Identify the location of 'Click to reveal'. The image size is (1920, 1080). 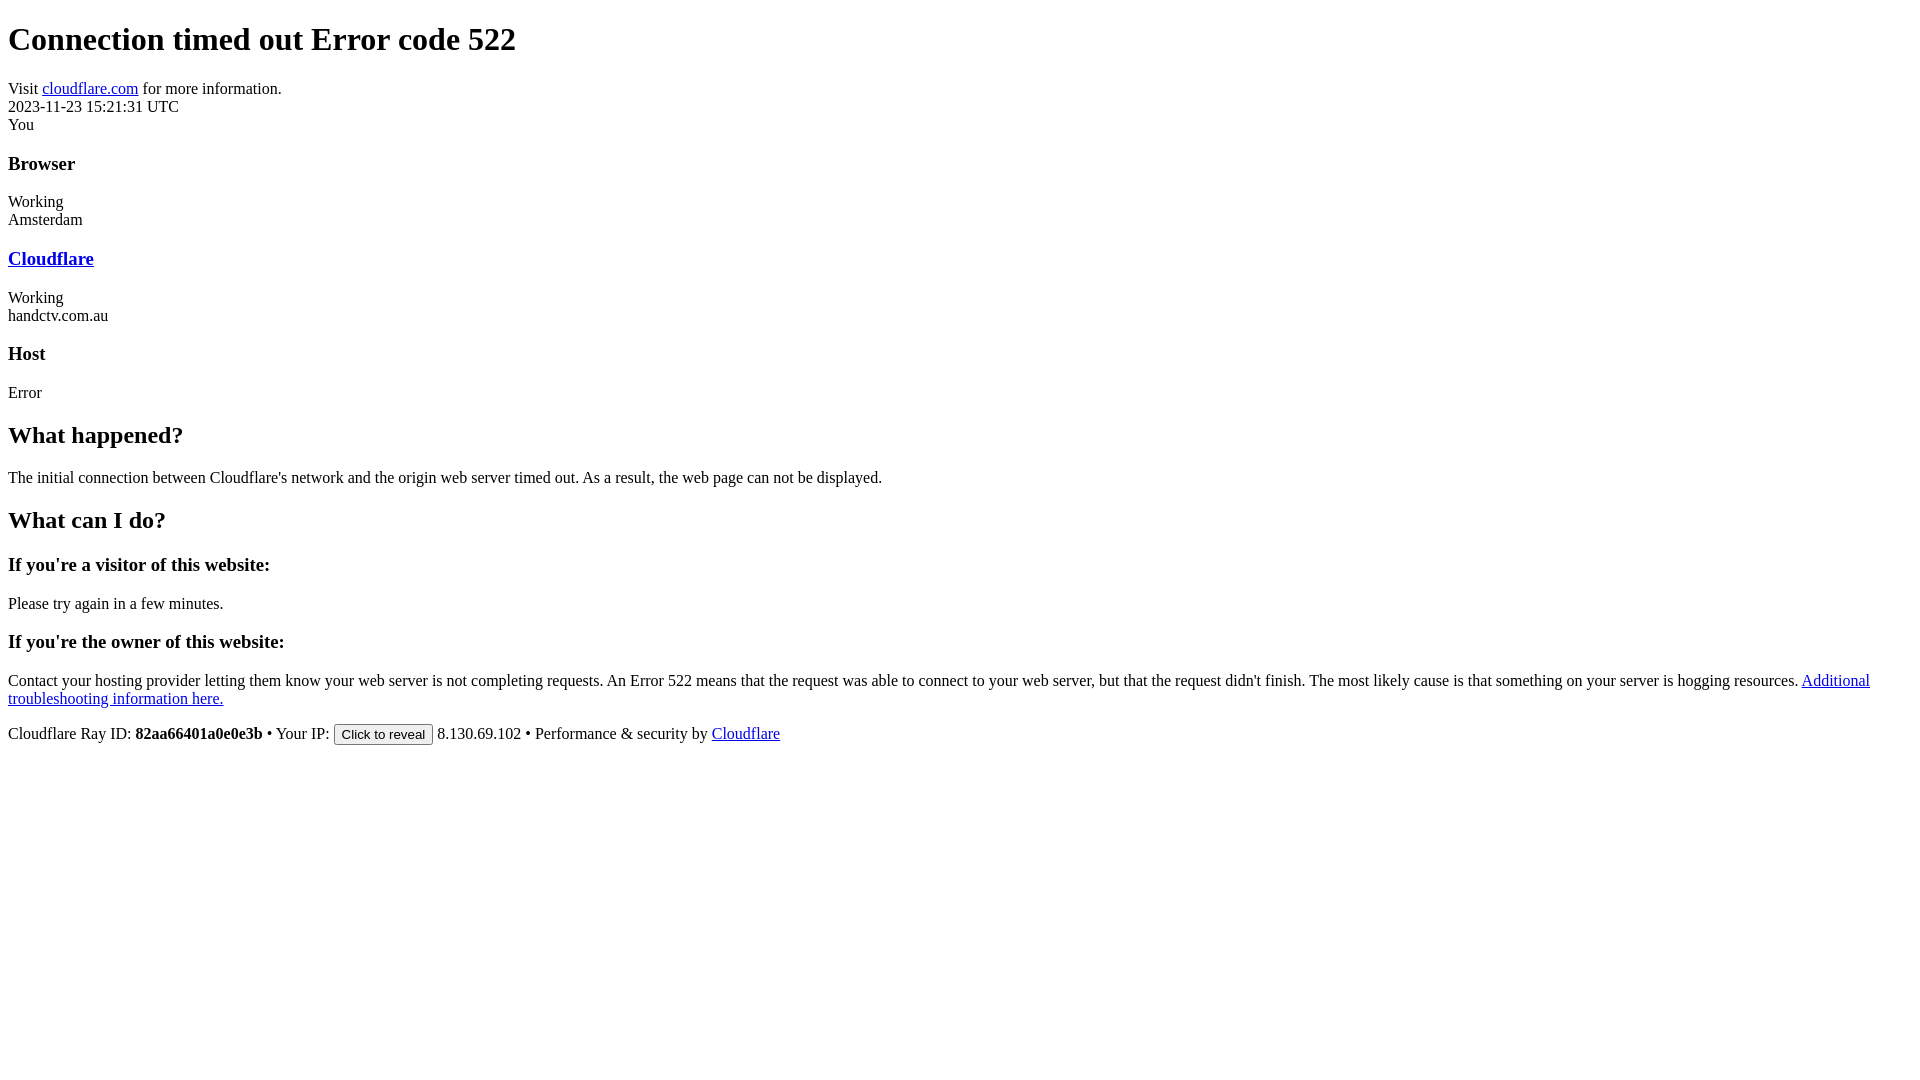
(384, 734).